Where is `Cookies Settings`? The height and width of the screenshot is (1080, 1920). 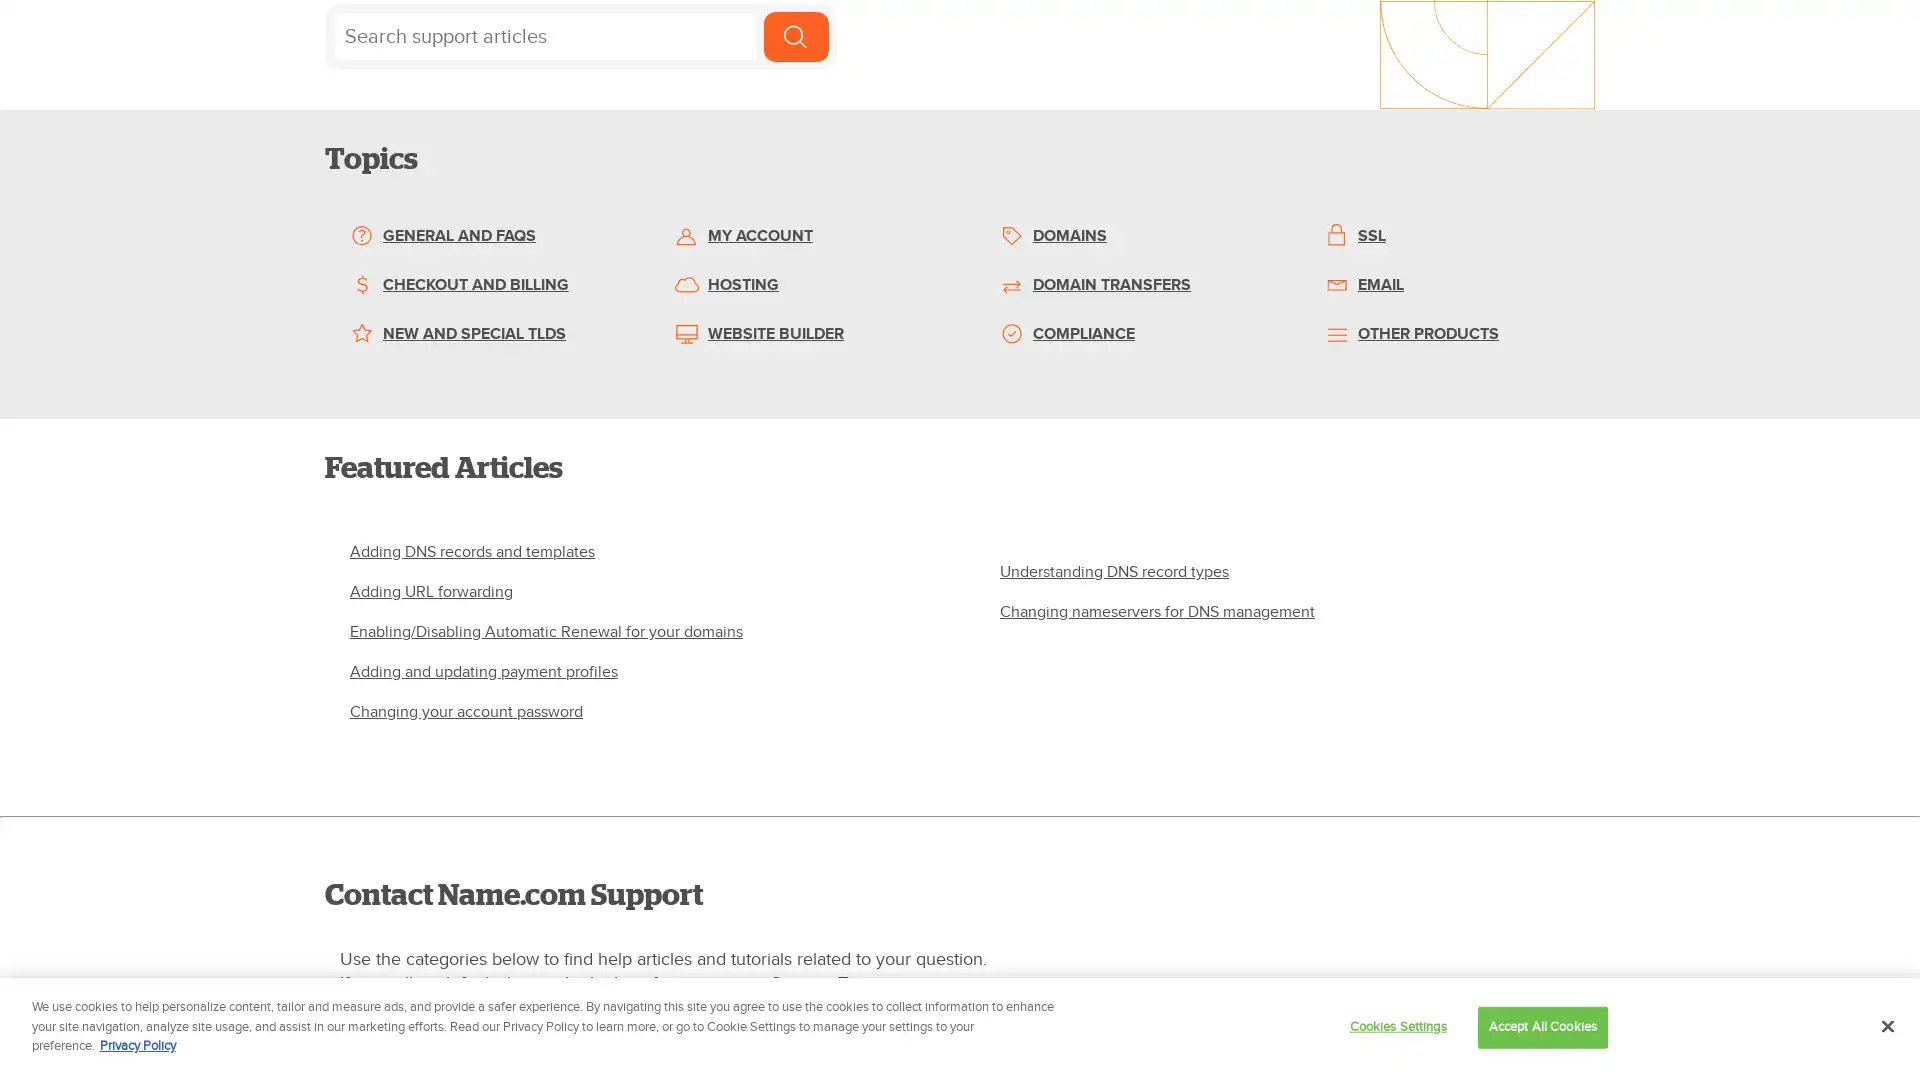
Cookies Settings is located at coordinates (1396, 1026).